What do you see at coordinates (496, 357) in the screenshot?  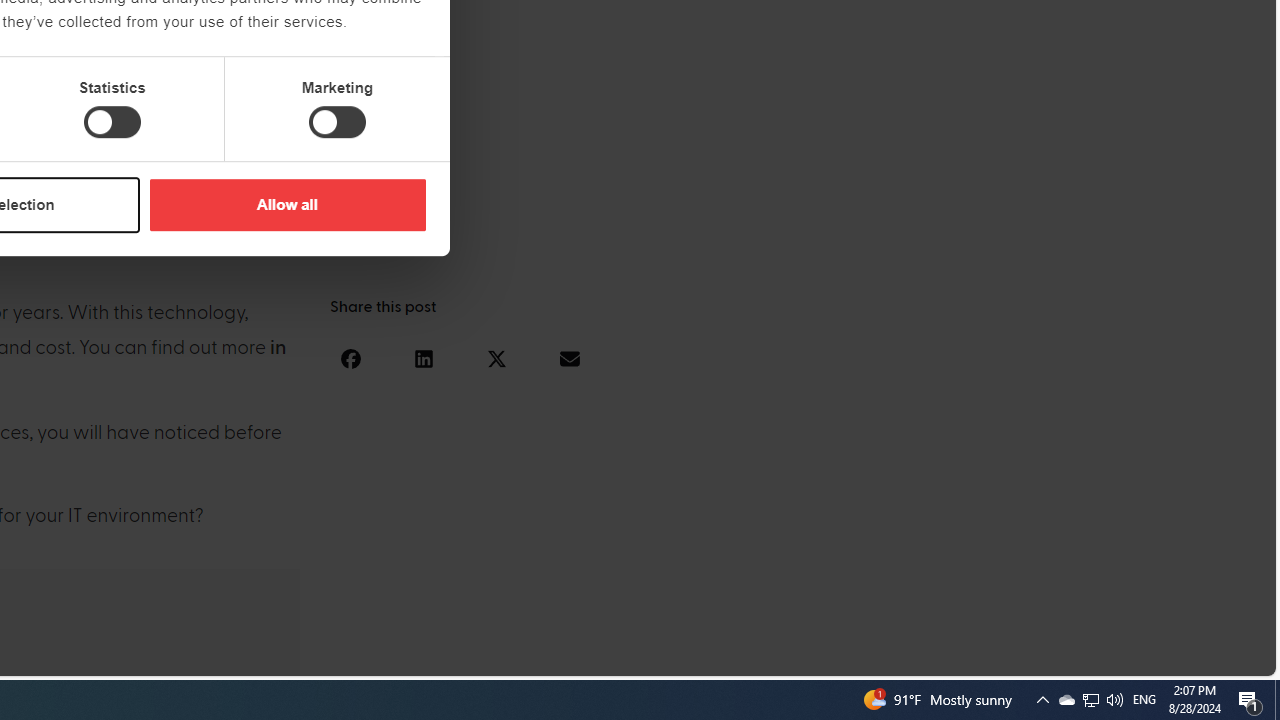 I see `'Share on x-twitter'` at bounding box center [496, 357].